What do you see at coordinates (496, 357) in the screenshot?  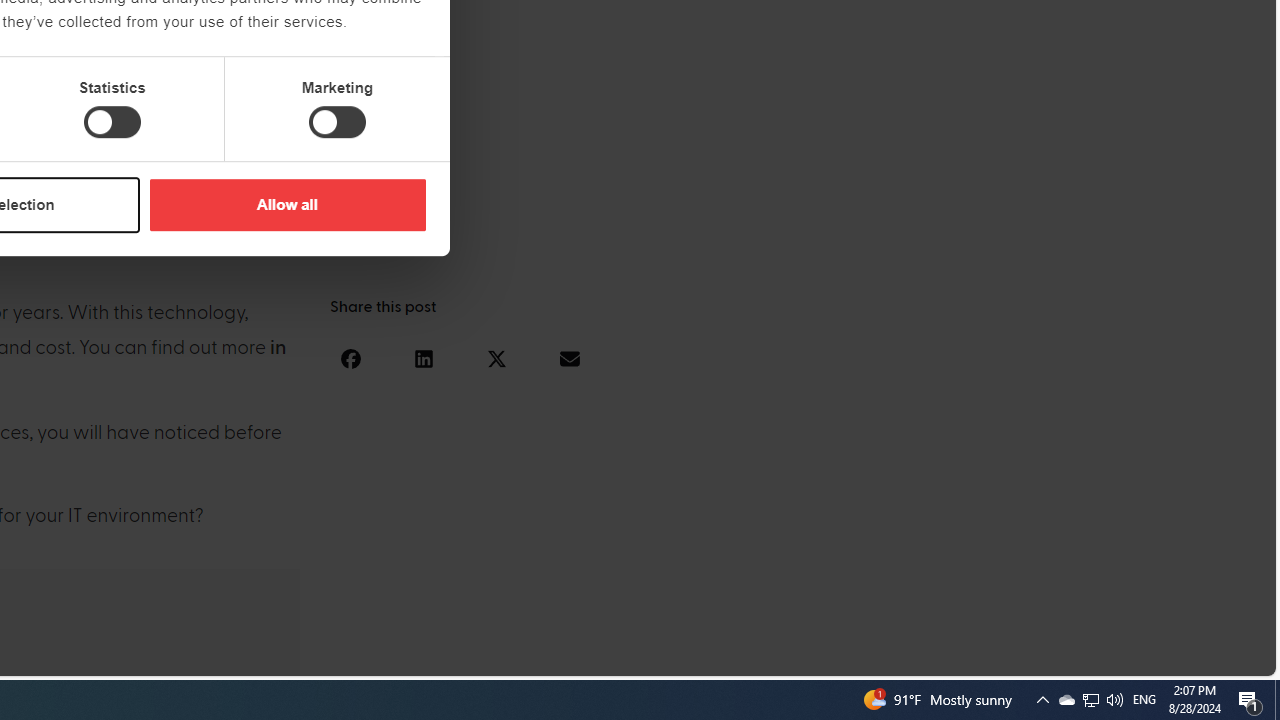 I see `'Share on x-twitter'` at bounding box center [496, 357].